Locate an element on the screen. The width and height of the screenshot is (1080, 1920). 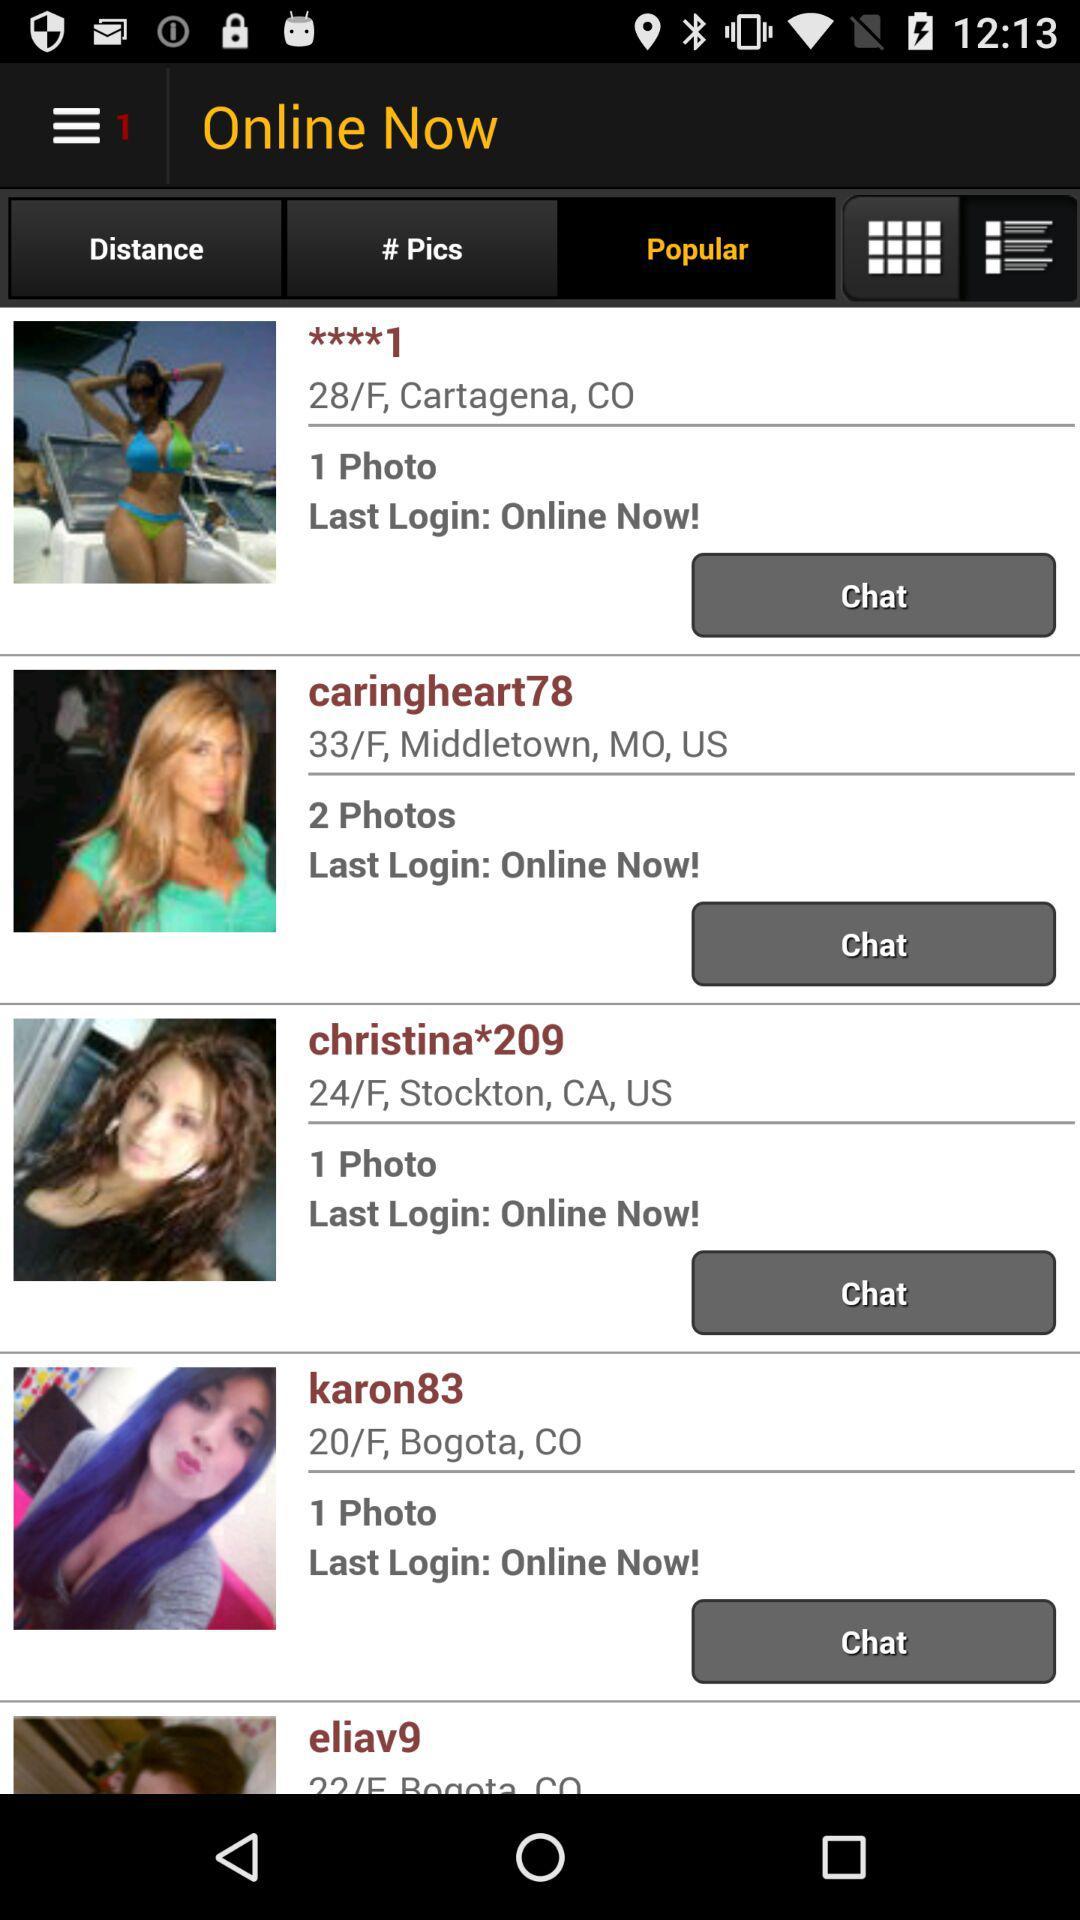
profiles in different structures is located at coordinates (957, 247).